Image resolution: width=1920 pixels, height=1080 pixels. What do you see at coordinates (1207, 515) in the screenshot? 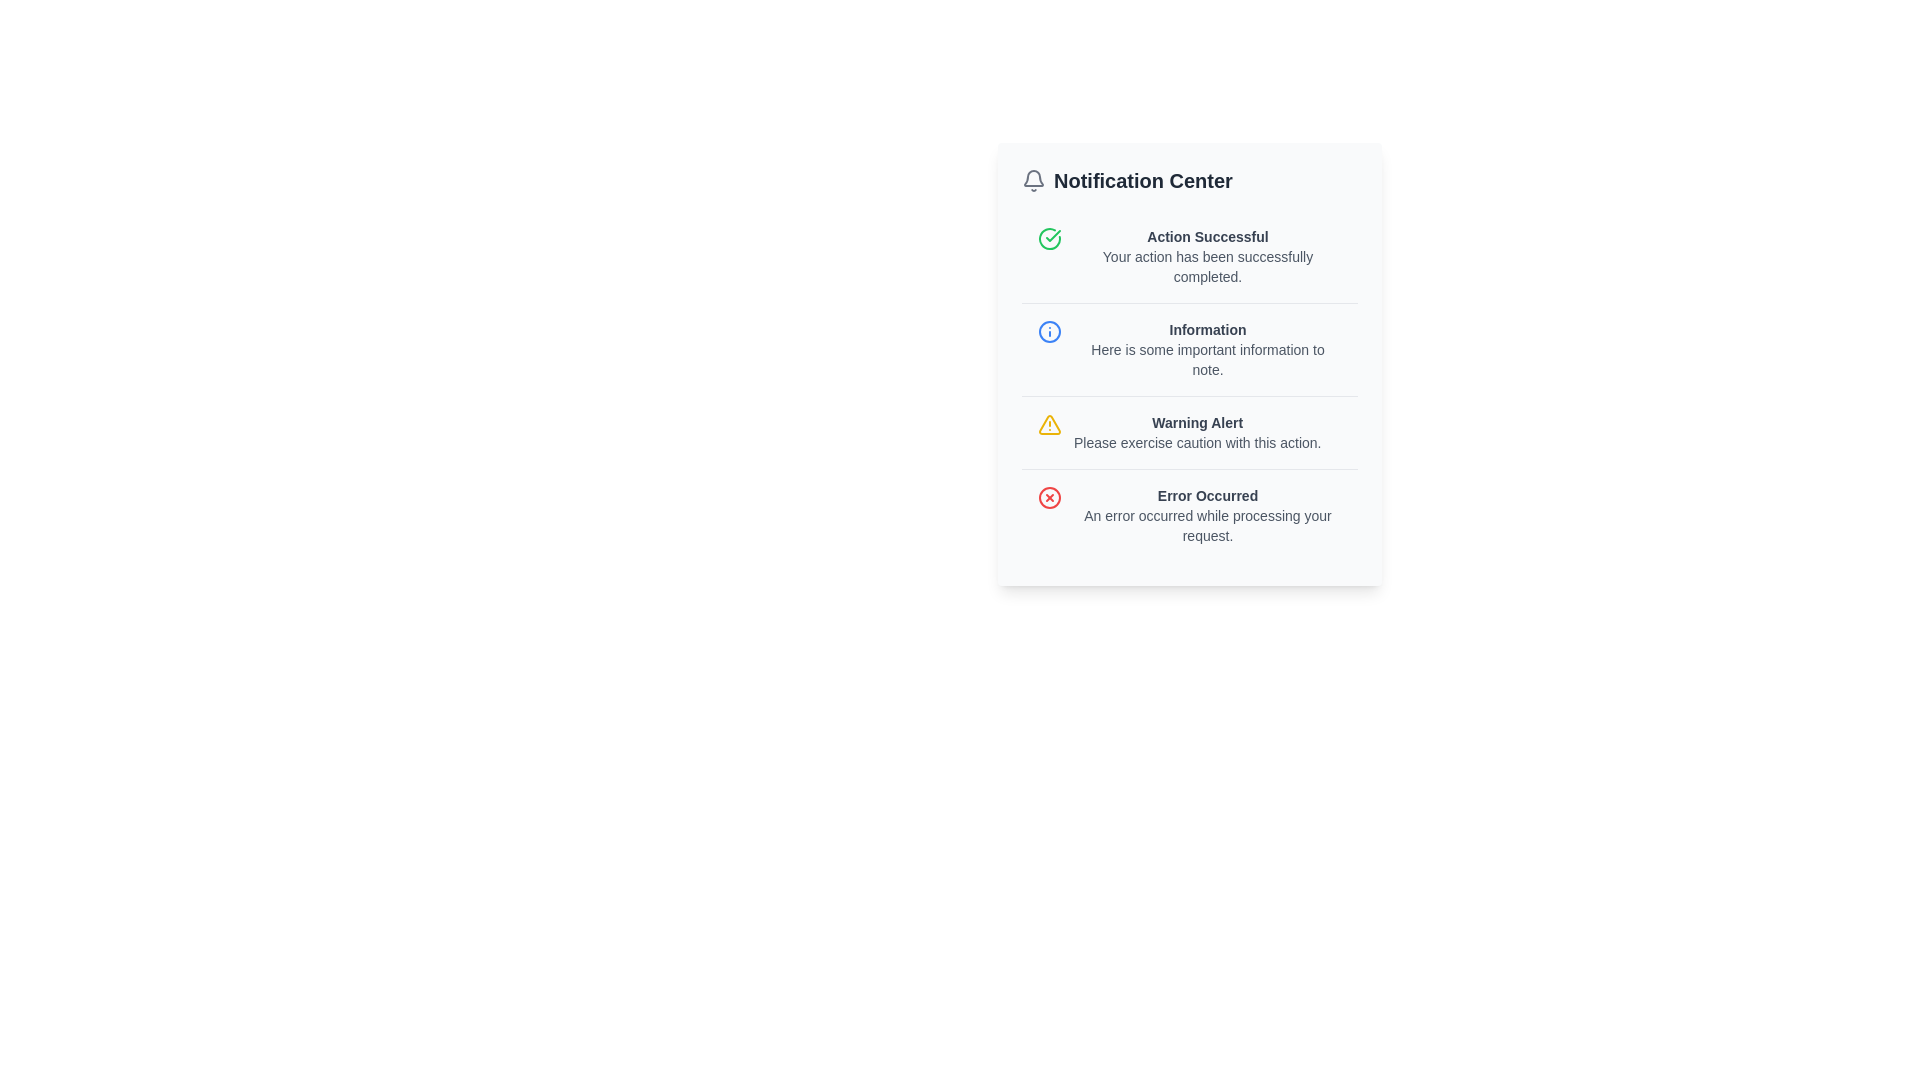
I see `text block displaying the message 'Error Occurred' within the fourth notification entry in the 'Notification Center' interface, which includes a bold title and an explanatory text` at bounding box center [1207, 515].